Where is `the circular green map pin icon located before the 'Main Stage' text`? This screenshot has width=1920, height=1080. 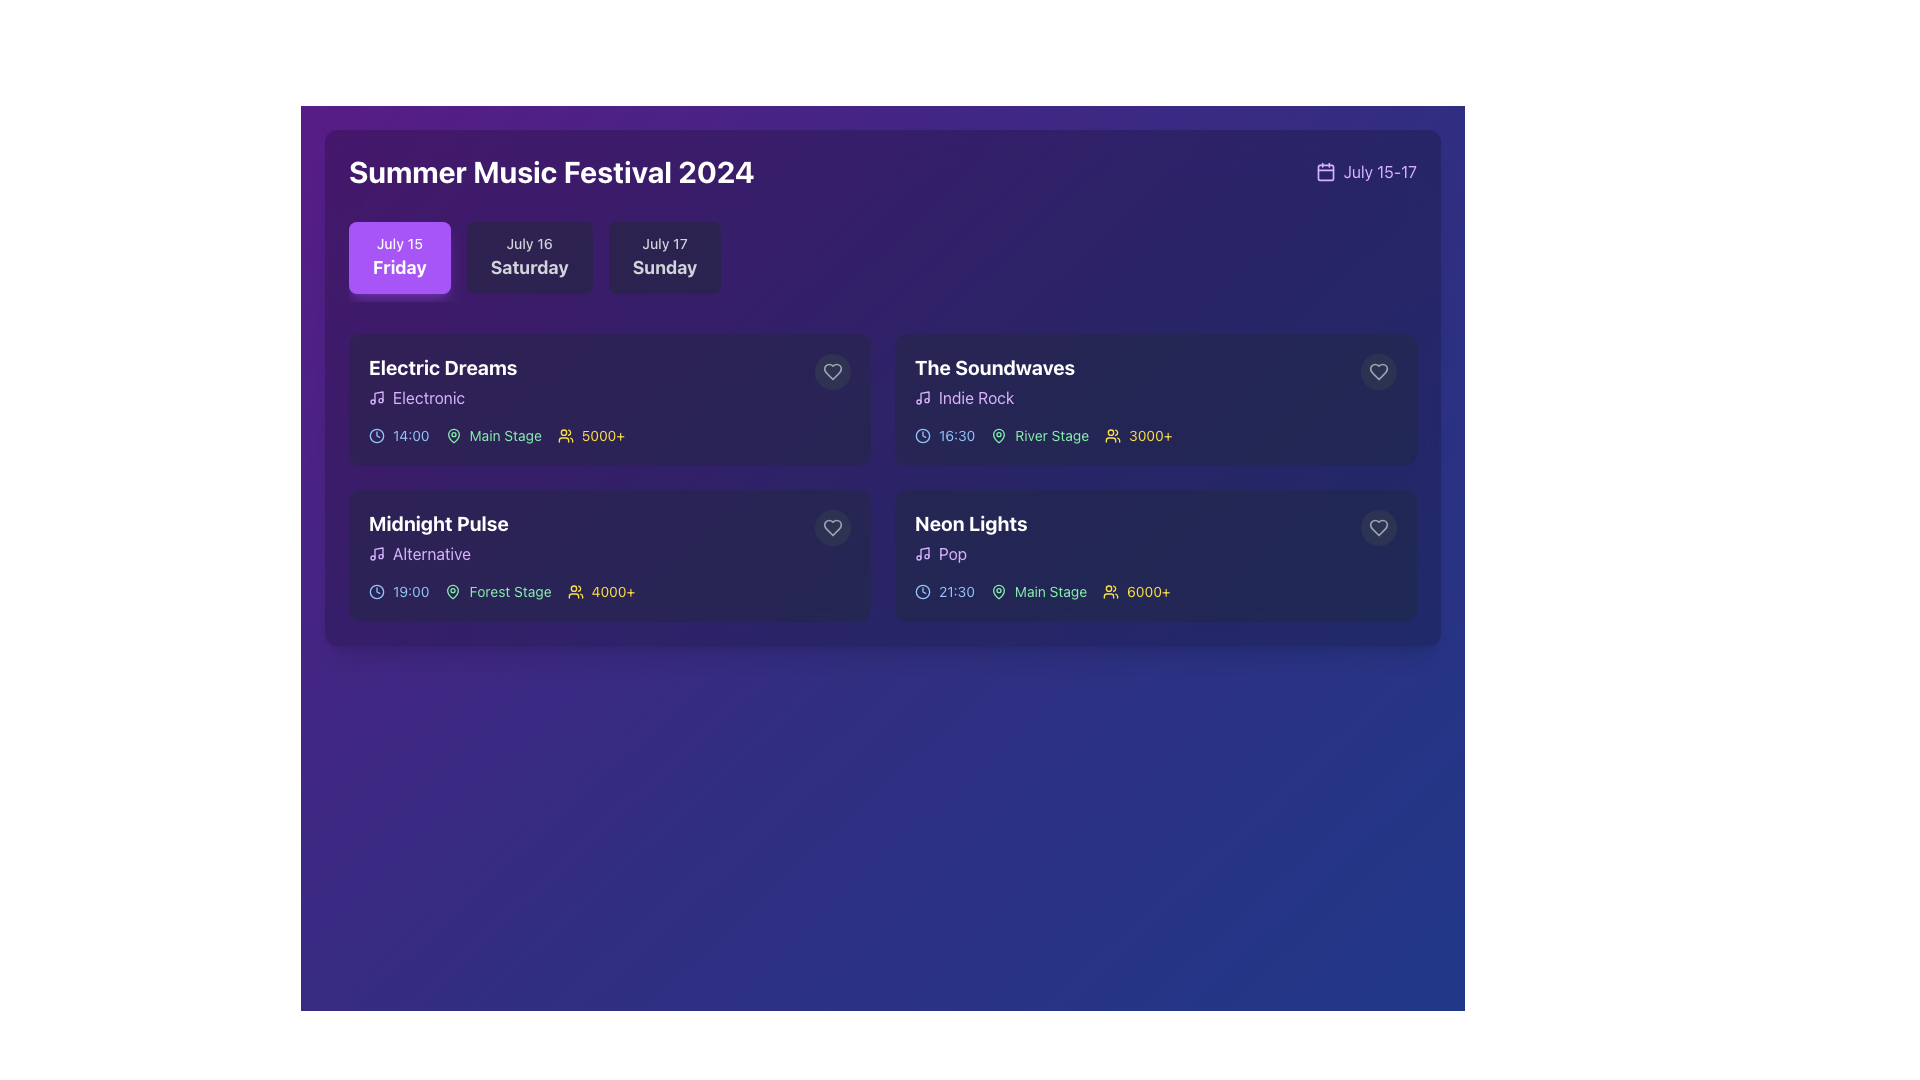 the circular green map pin icon located before the 'Main Stage' text is located at coordinates (998, 590).